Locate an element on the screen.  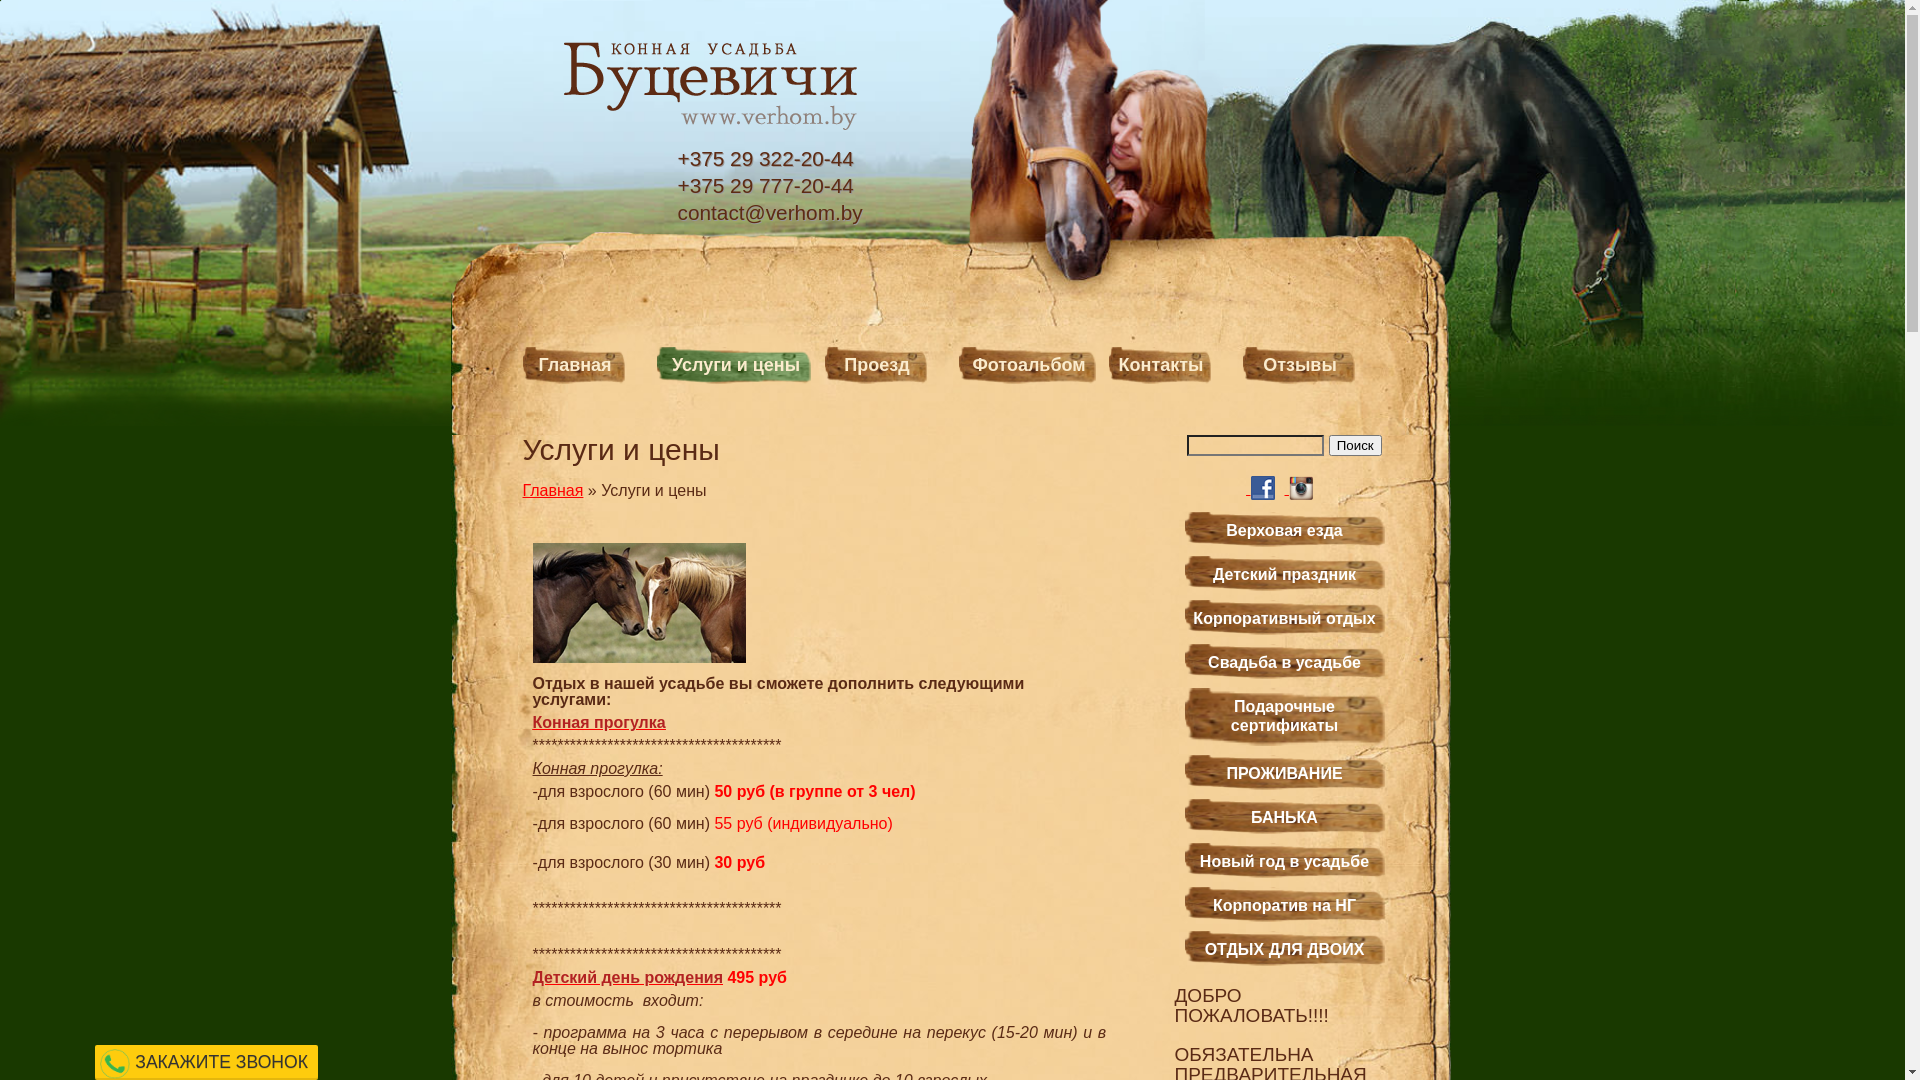
'facebook.com/konnayausadba' is located at coordinates (1248, 488).